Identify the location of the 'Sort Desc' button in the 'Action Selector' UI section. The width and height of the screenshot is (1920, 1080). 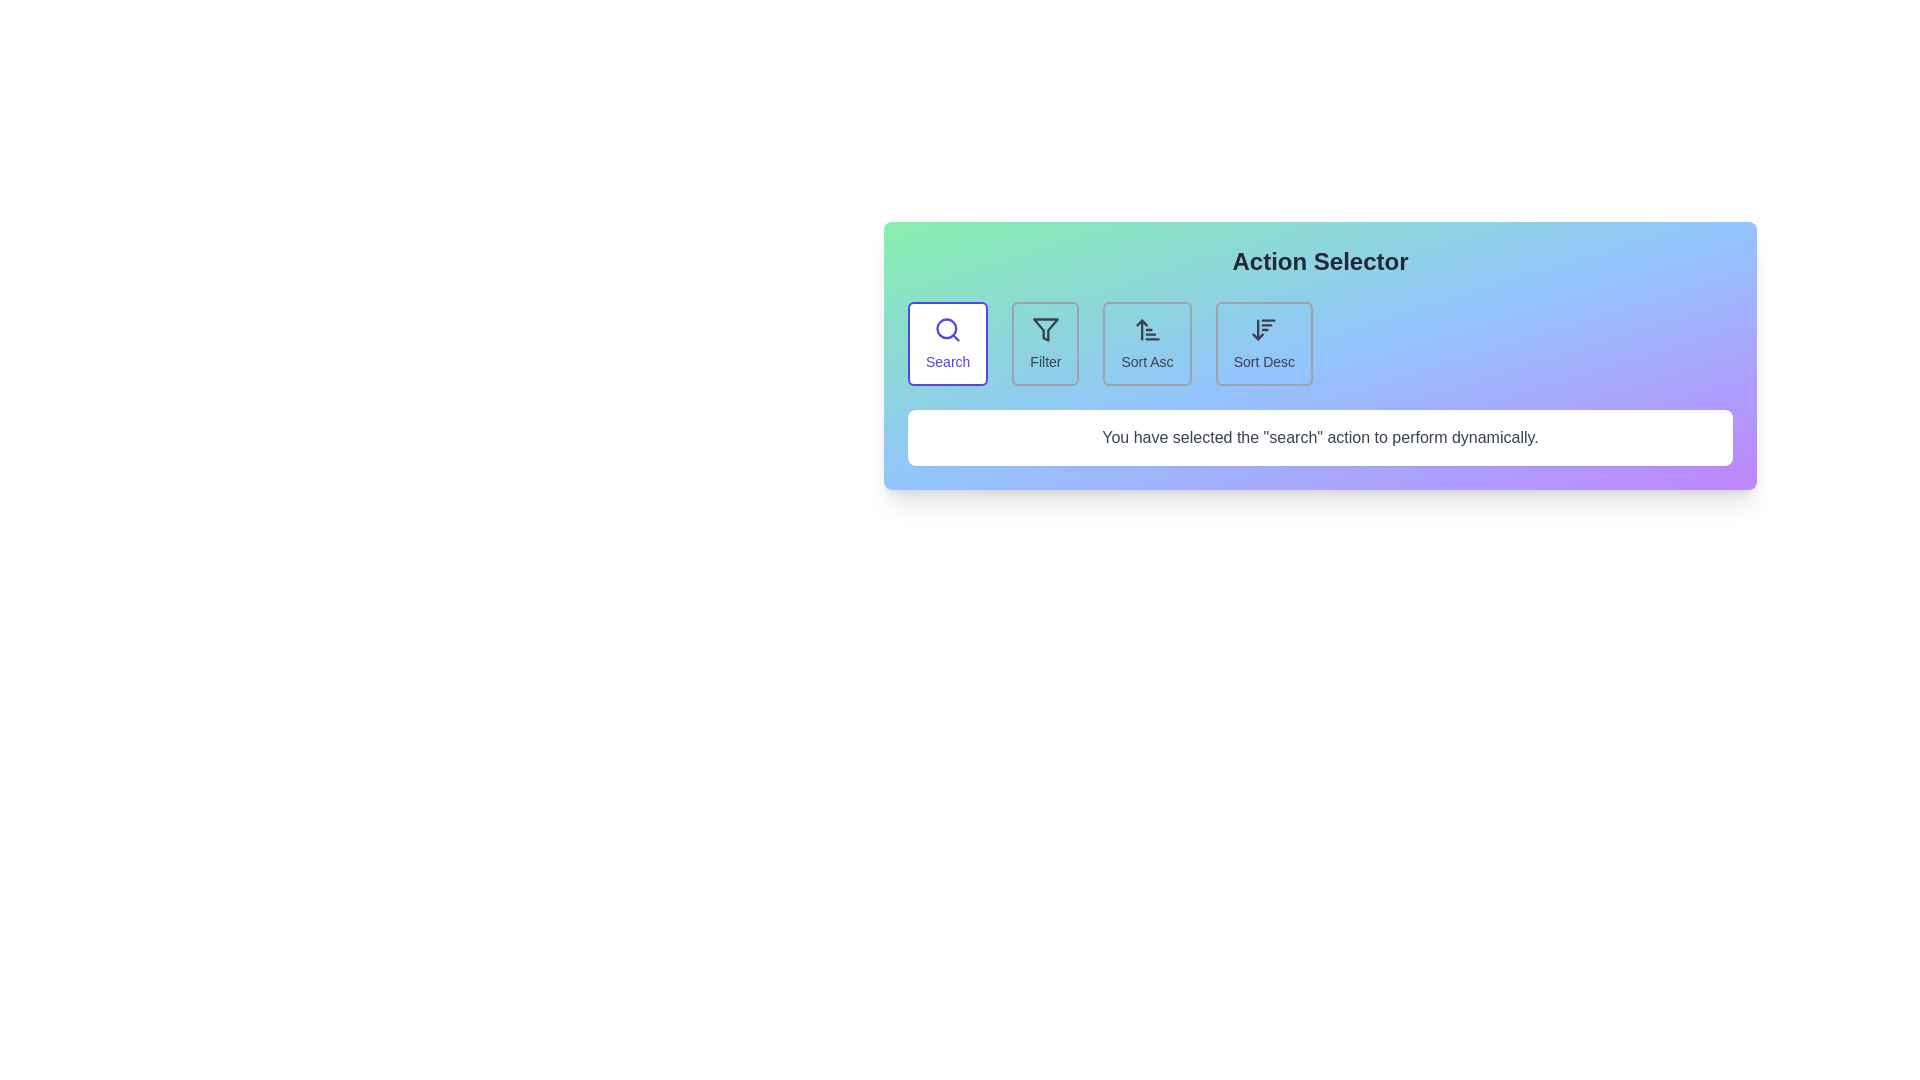
(1263, 342).